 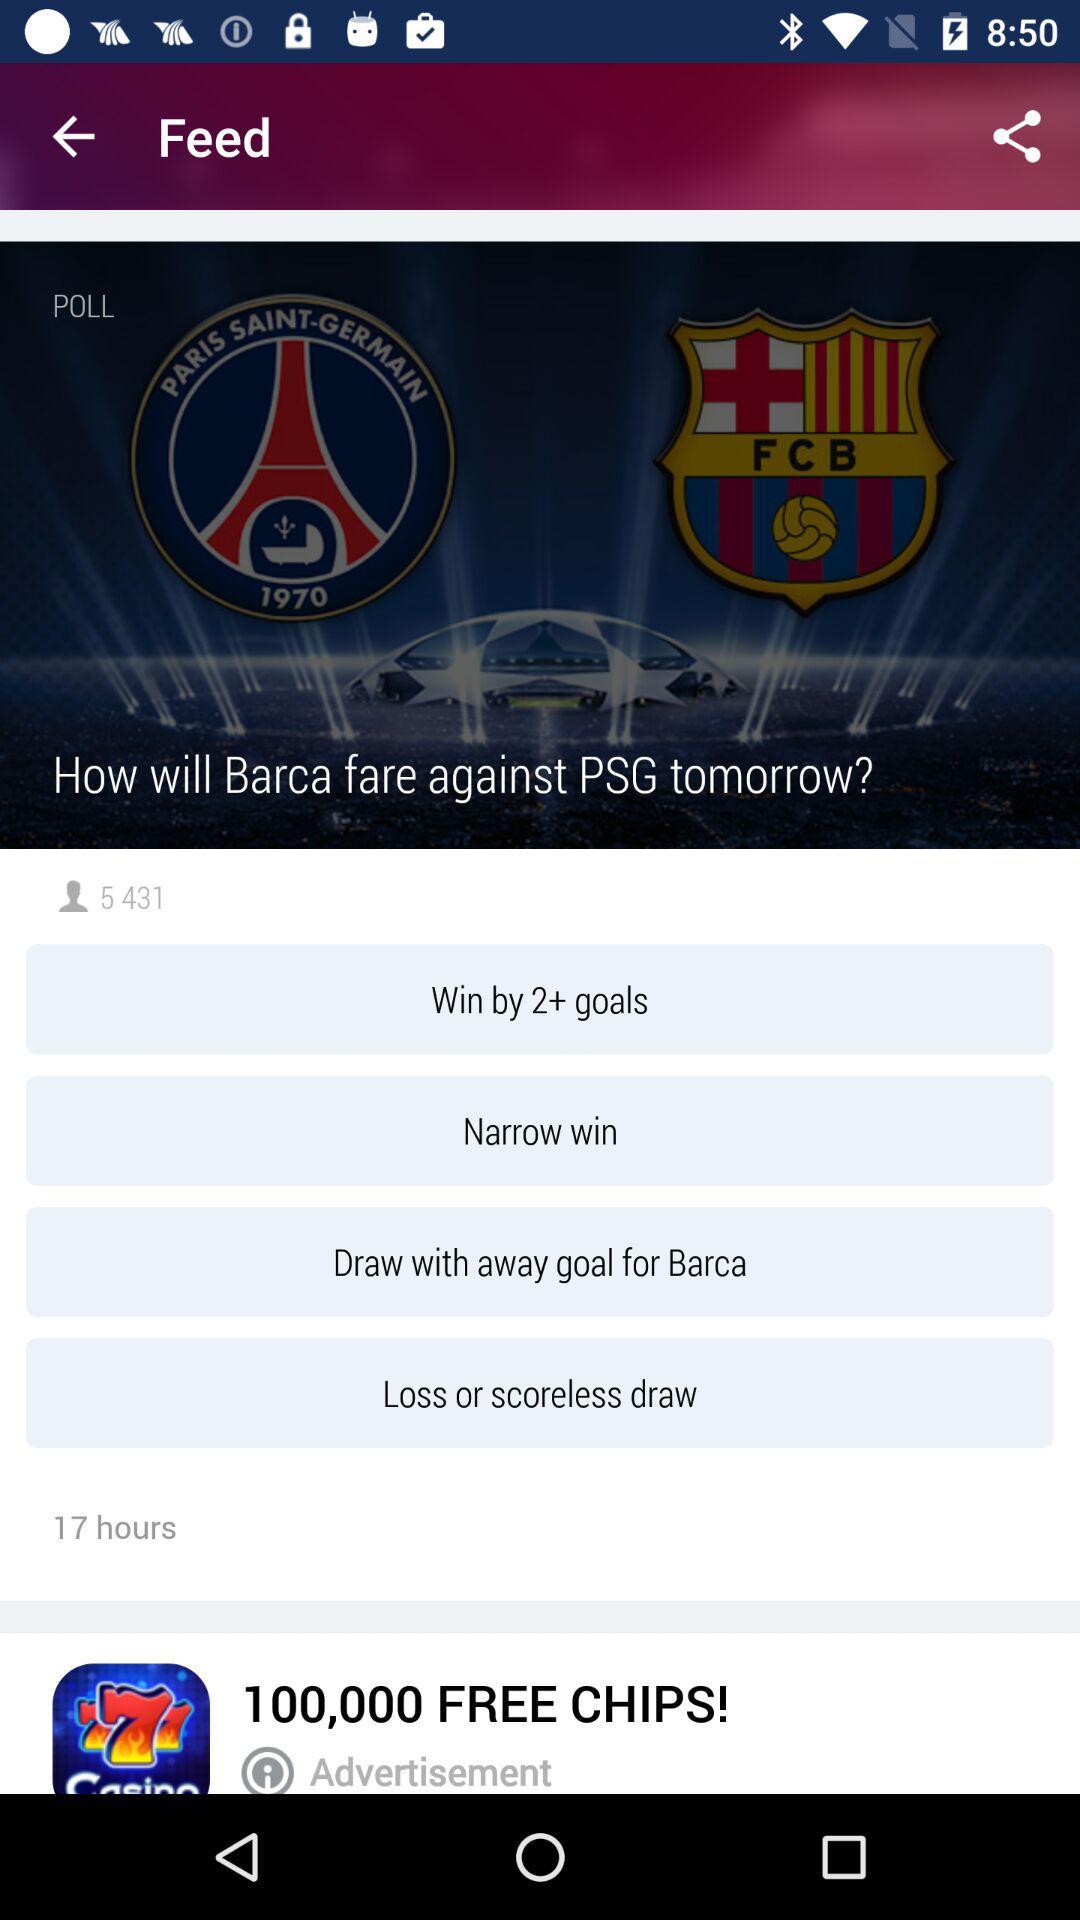 I want to click on share this poll, so click(x=1017, y=135).